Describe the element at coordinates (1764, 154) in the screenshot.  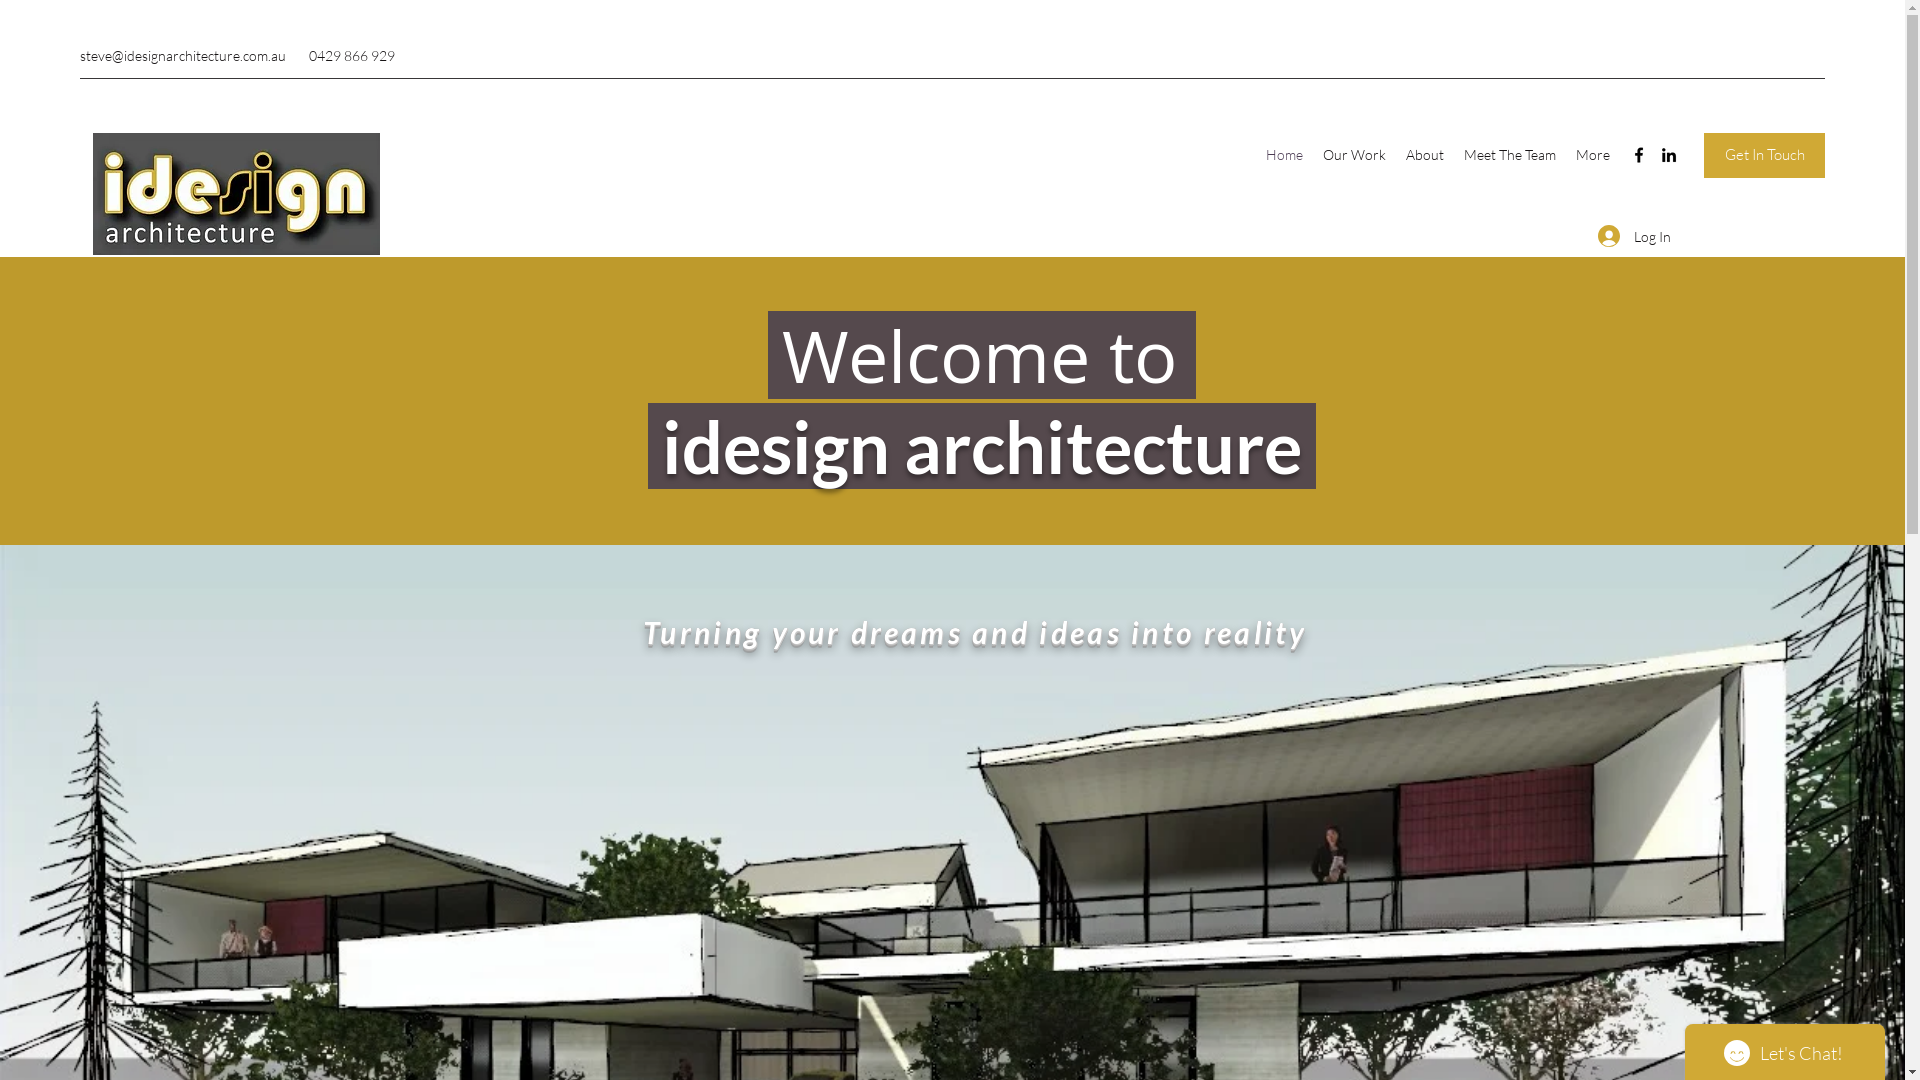
I see `'Get In Touch'` at that location.